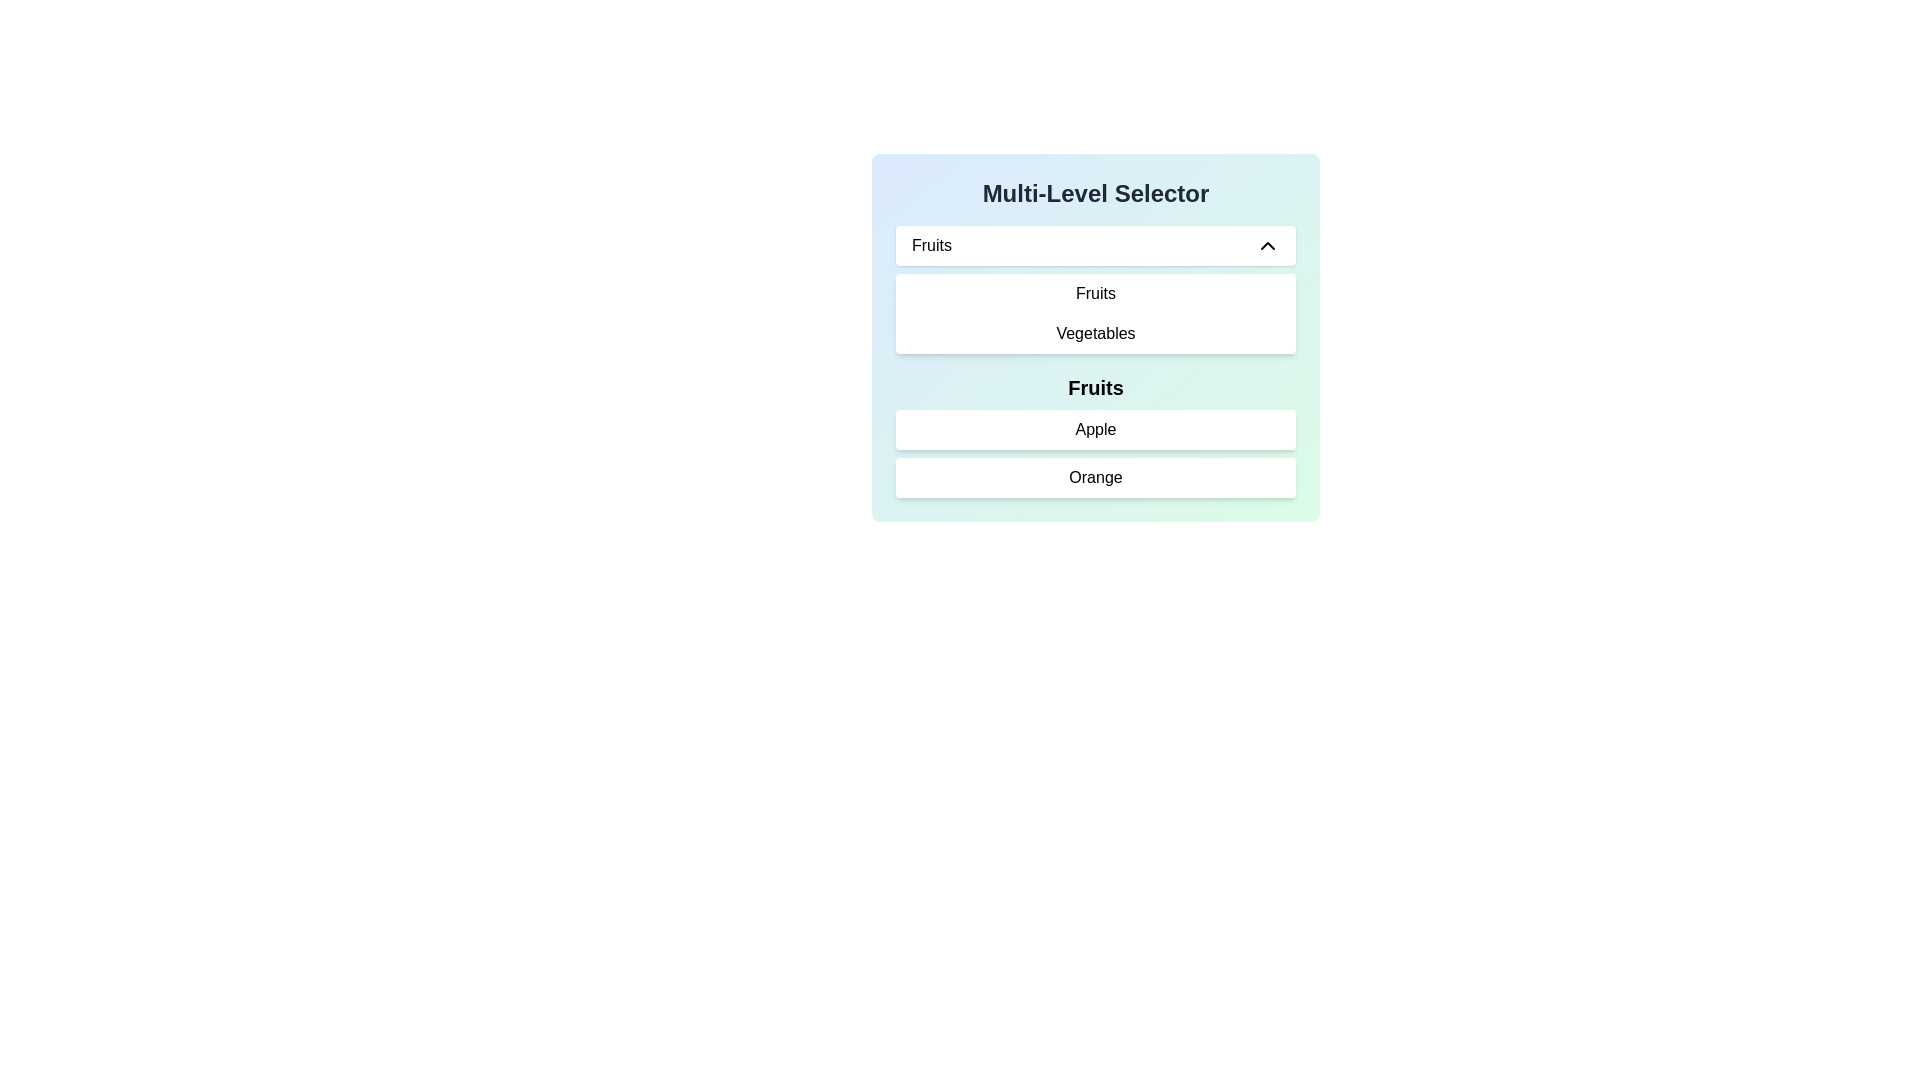 This screenshot has width=1920, height=1080. What do you see at coordinates (1094, 428) in the screenshot?
I see `to select the 'Apple' option from the dropdown menu under the 'Fruits' category in the 'Multi-Level Selector' interface` at bounding box center [1094, 428].